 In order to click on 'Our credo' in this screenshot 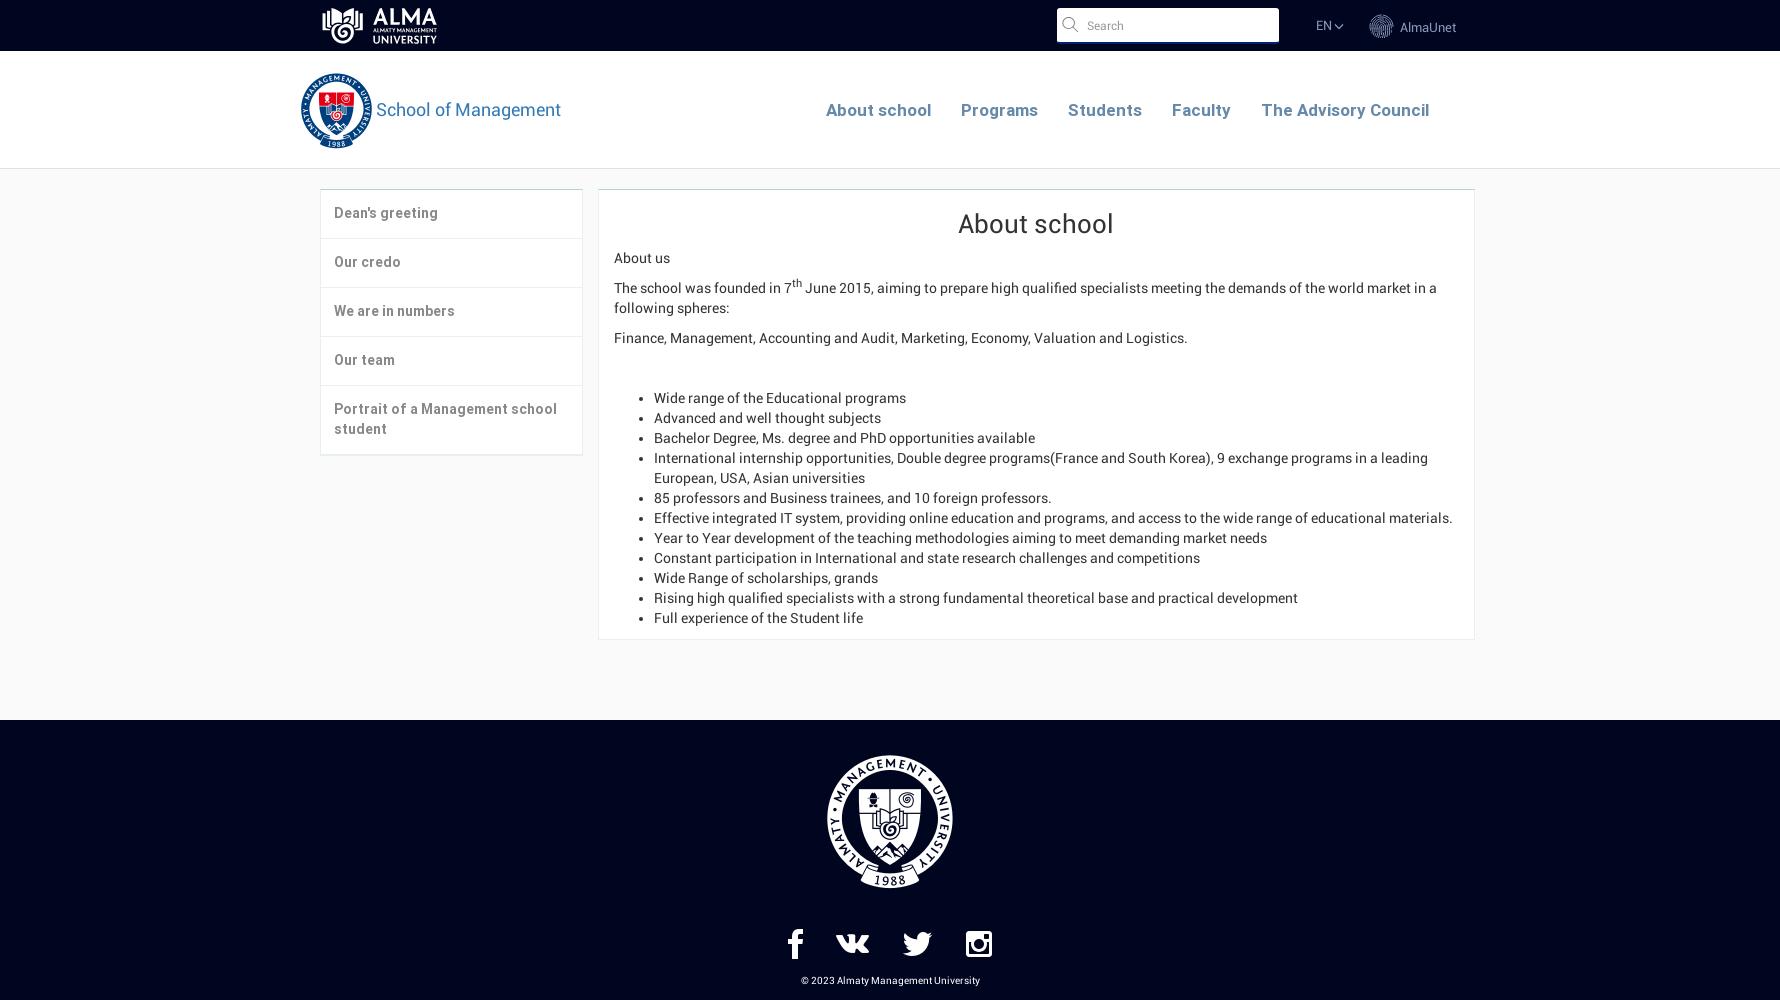, I will do `click(367, 262)`.